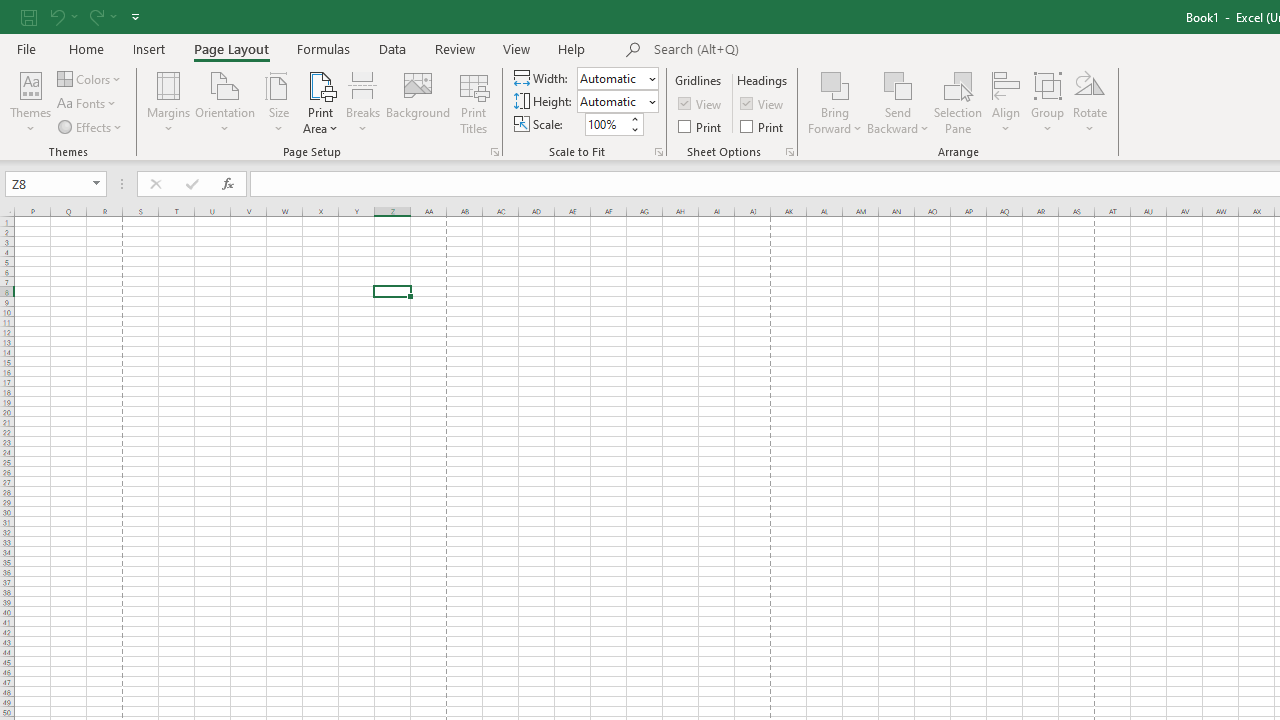 The height and width of the screenshot is (720, 1280). I want to click on 'Sheet Options', so click(788, 150).